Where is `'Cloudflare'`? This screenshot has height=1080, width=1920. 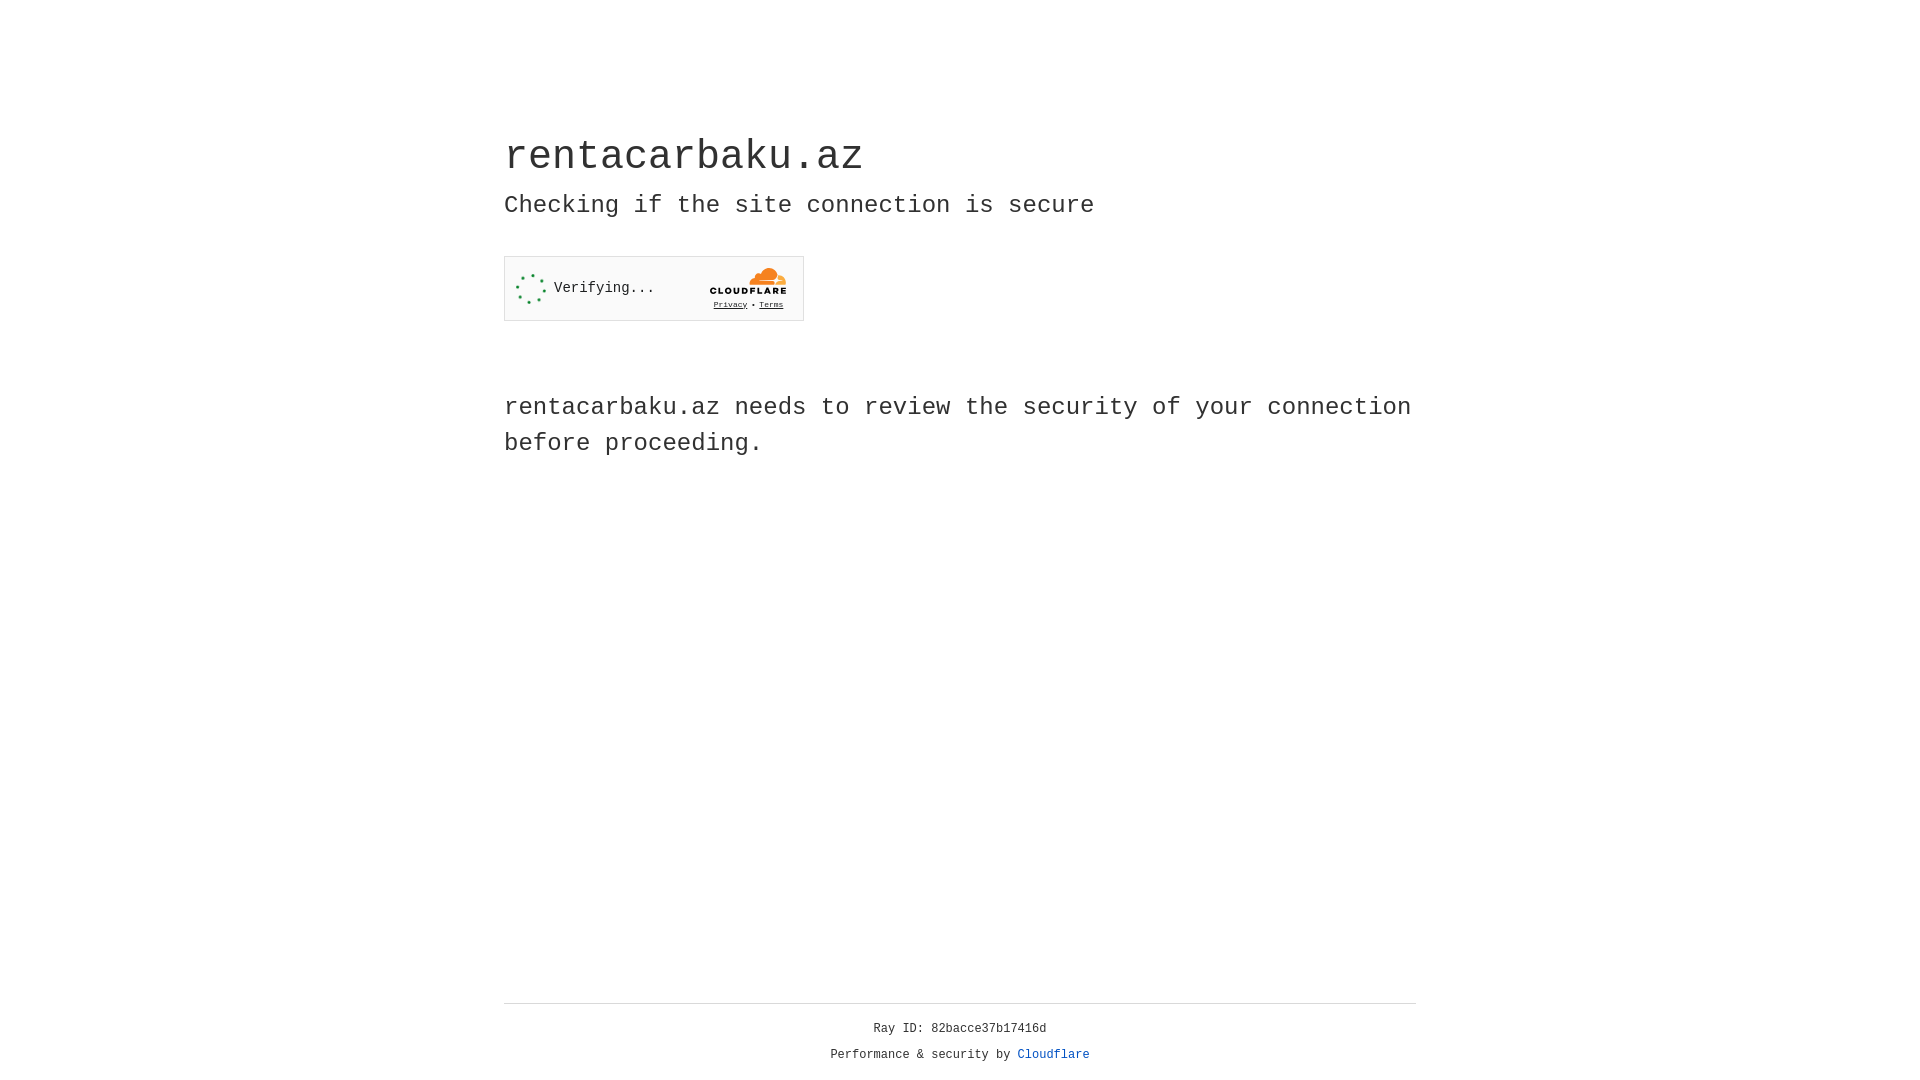
'Cloudflare' is located at coordinates (1017, 1054).